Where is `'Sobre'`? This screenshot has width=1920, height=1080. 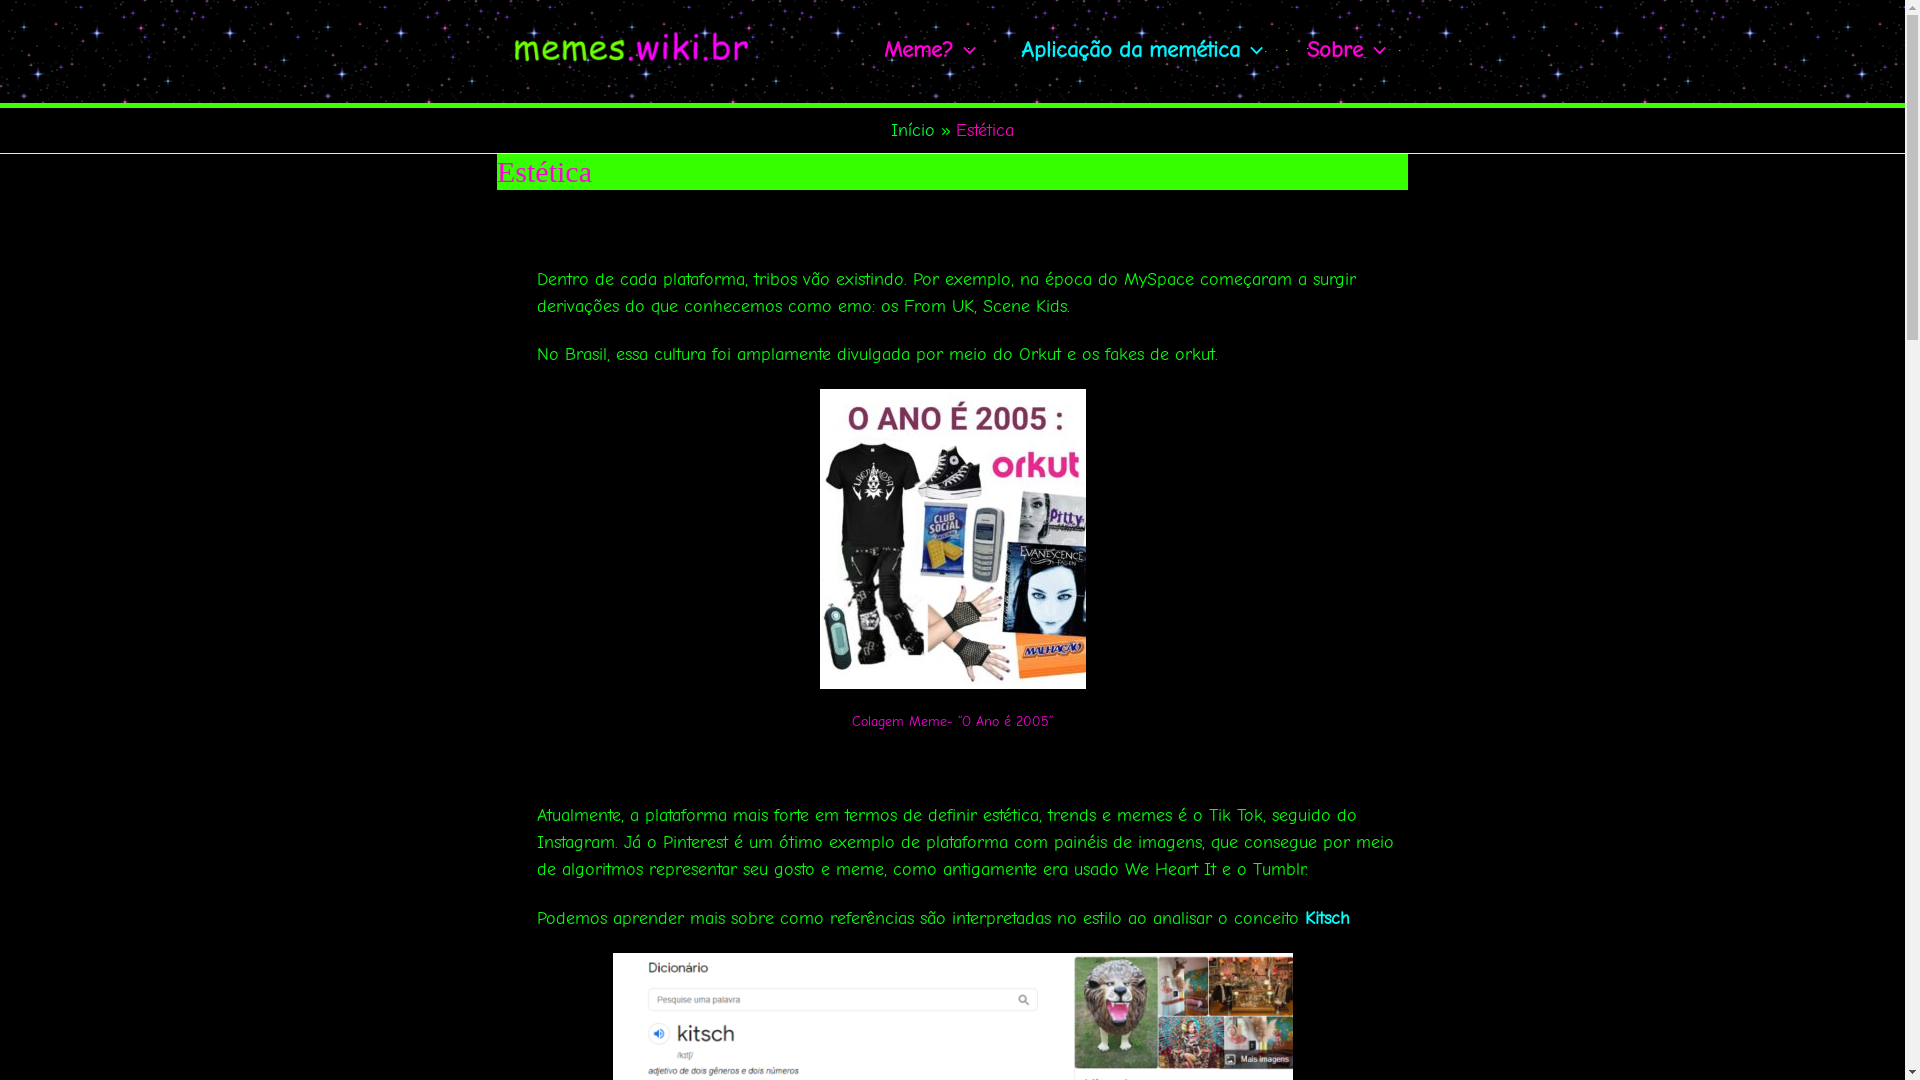
'Sobre' is located at coordinates (1346, 49).